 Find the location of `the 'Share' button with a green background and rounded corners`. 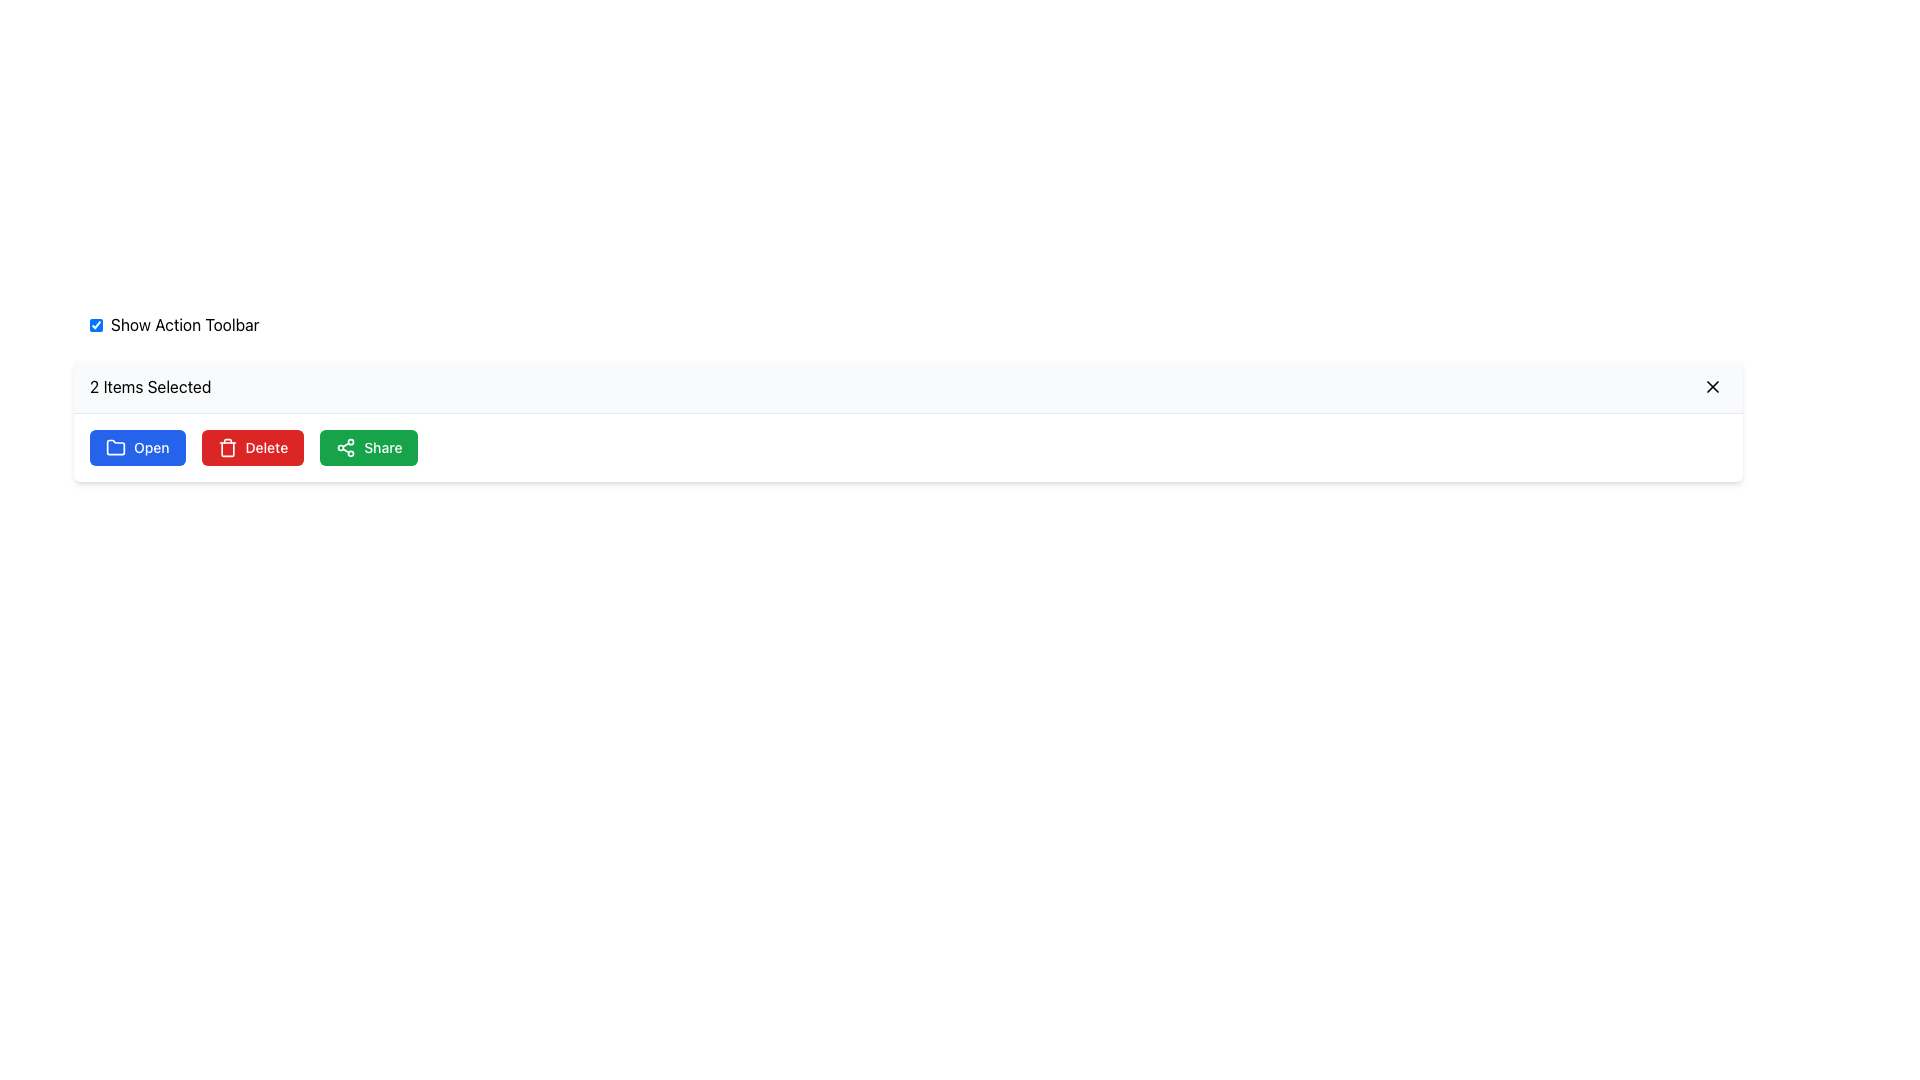

the 'Share' button with a green background and rounded corners is located at coordinates (369, 446).